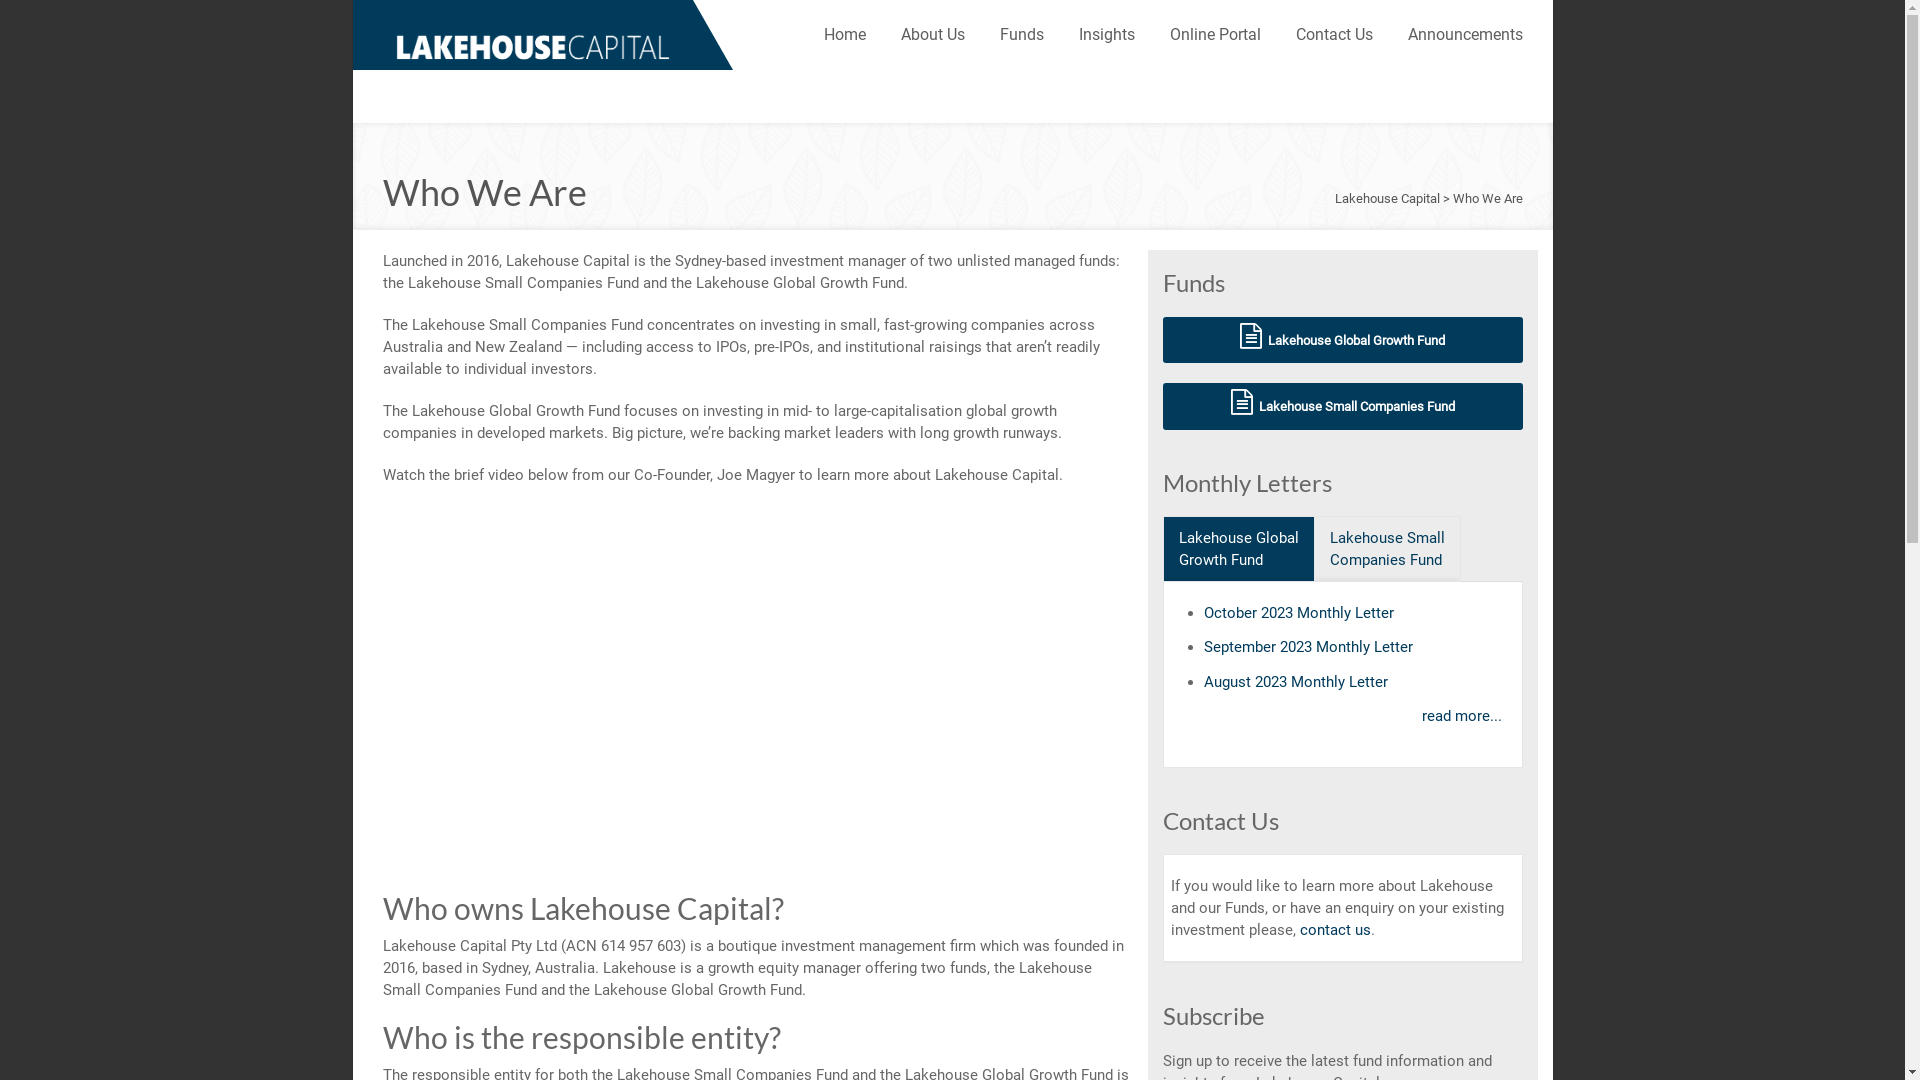 The width and height of the screenshot is (1920, 1080). I want to click on 'October 2023 Monthly Letter', so click(1299, 612).